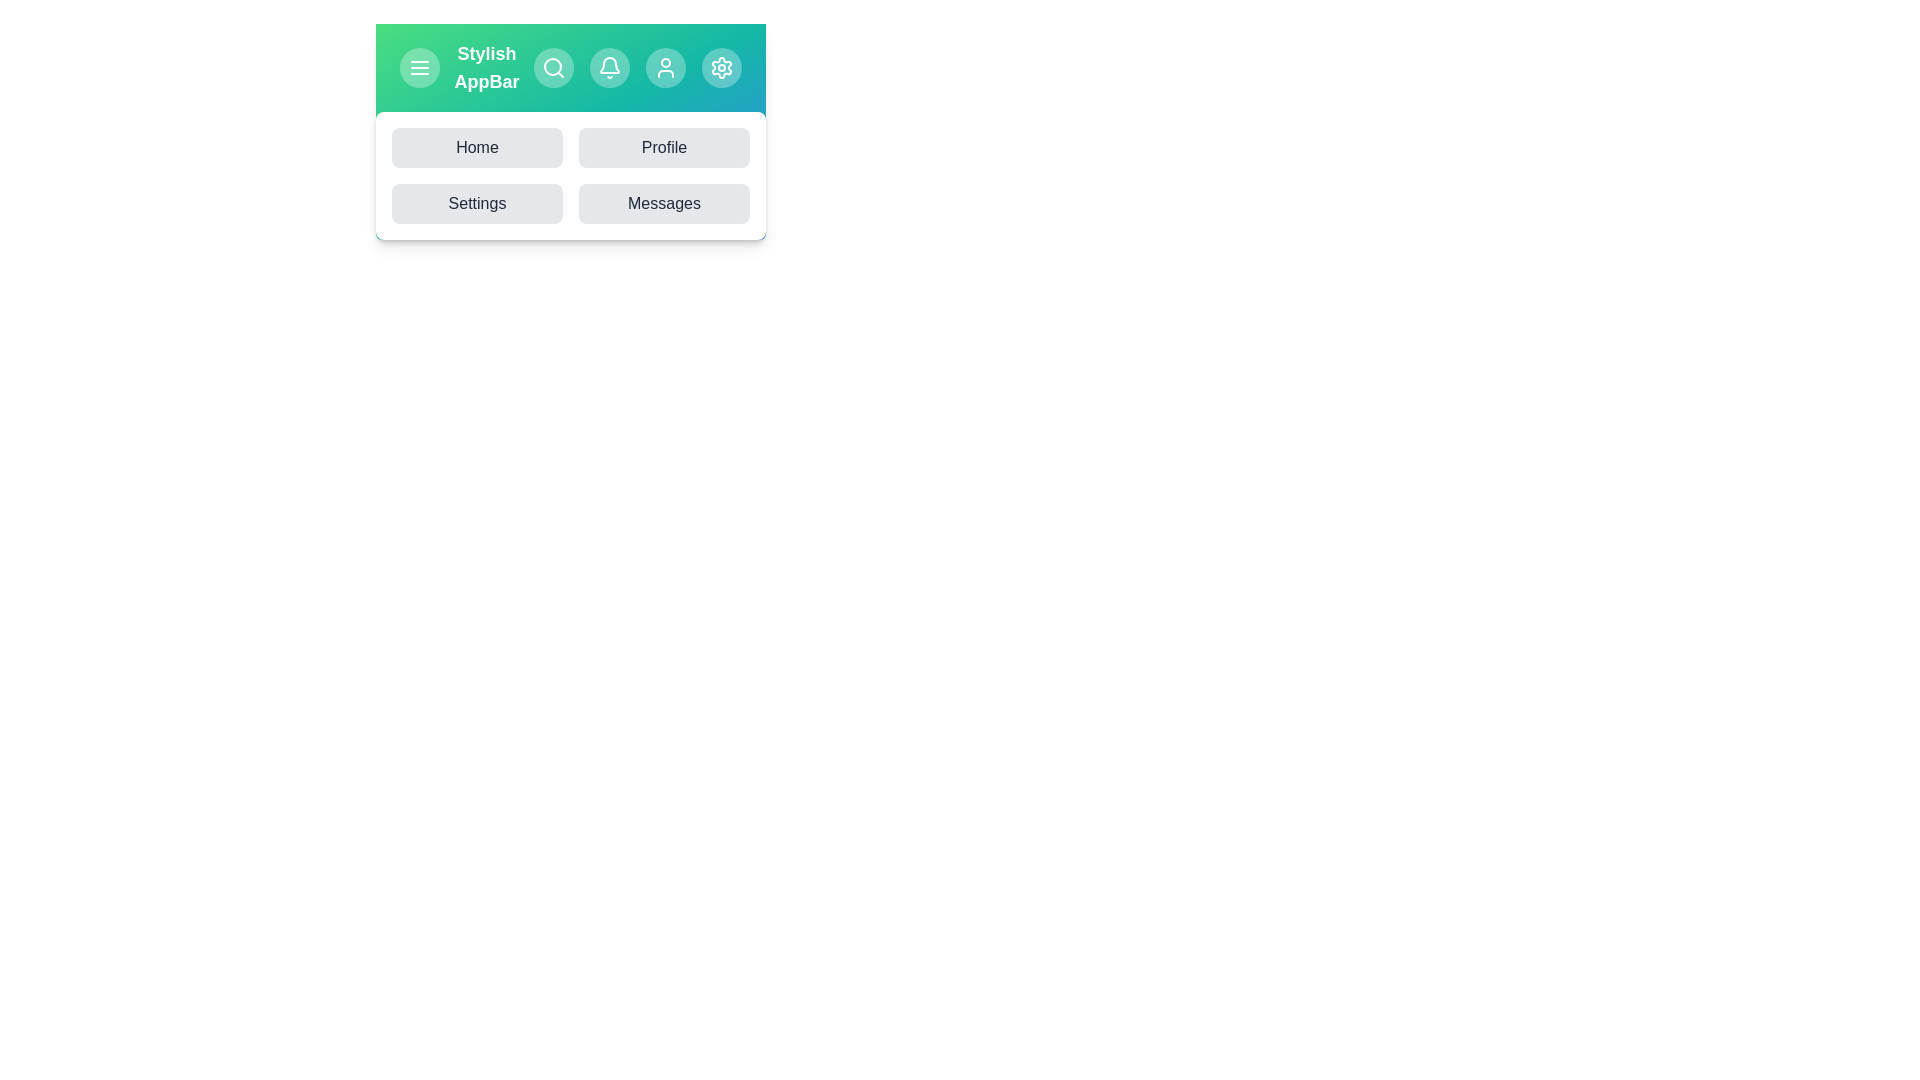 The width and height of the screenshot is (1920, 1080). What do you see at coordinates (664, 204) in the screenshot?
I see `the Messages button to navigate` at bounding box center [664, 204].